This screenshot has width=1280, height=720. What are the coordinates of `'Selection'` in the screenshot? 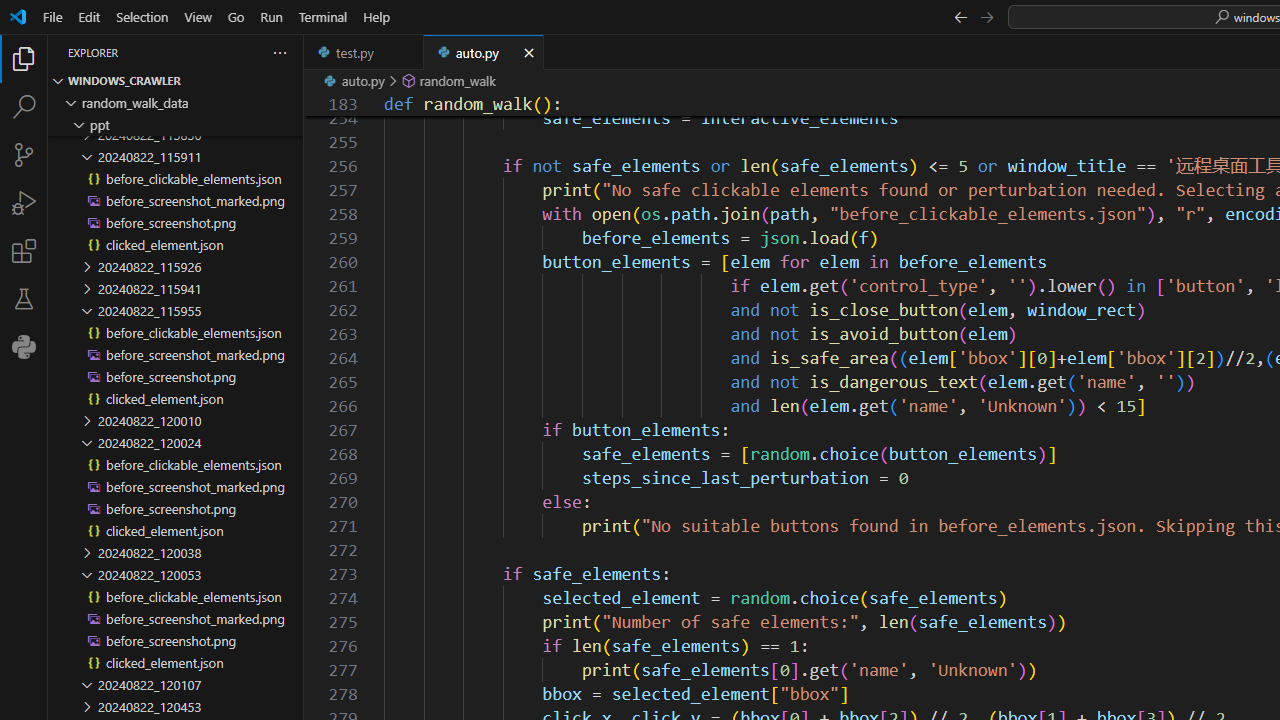 It's located at (141, 16).